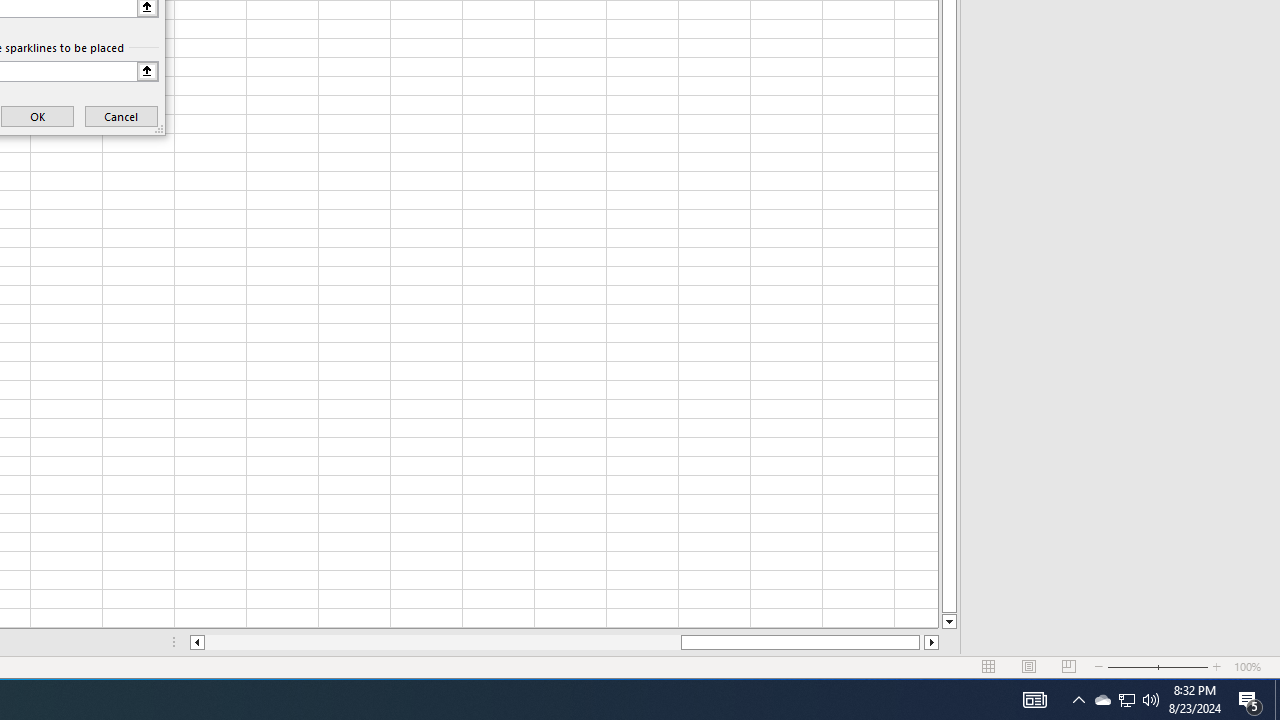 This screenshot has height=720, width=1280. Describe the element at coordinates (948, 621) in the screenshot. I see `'Line down'` at that location.